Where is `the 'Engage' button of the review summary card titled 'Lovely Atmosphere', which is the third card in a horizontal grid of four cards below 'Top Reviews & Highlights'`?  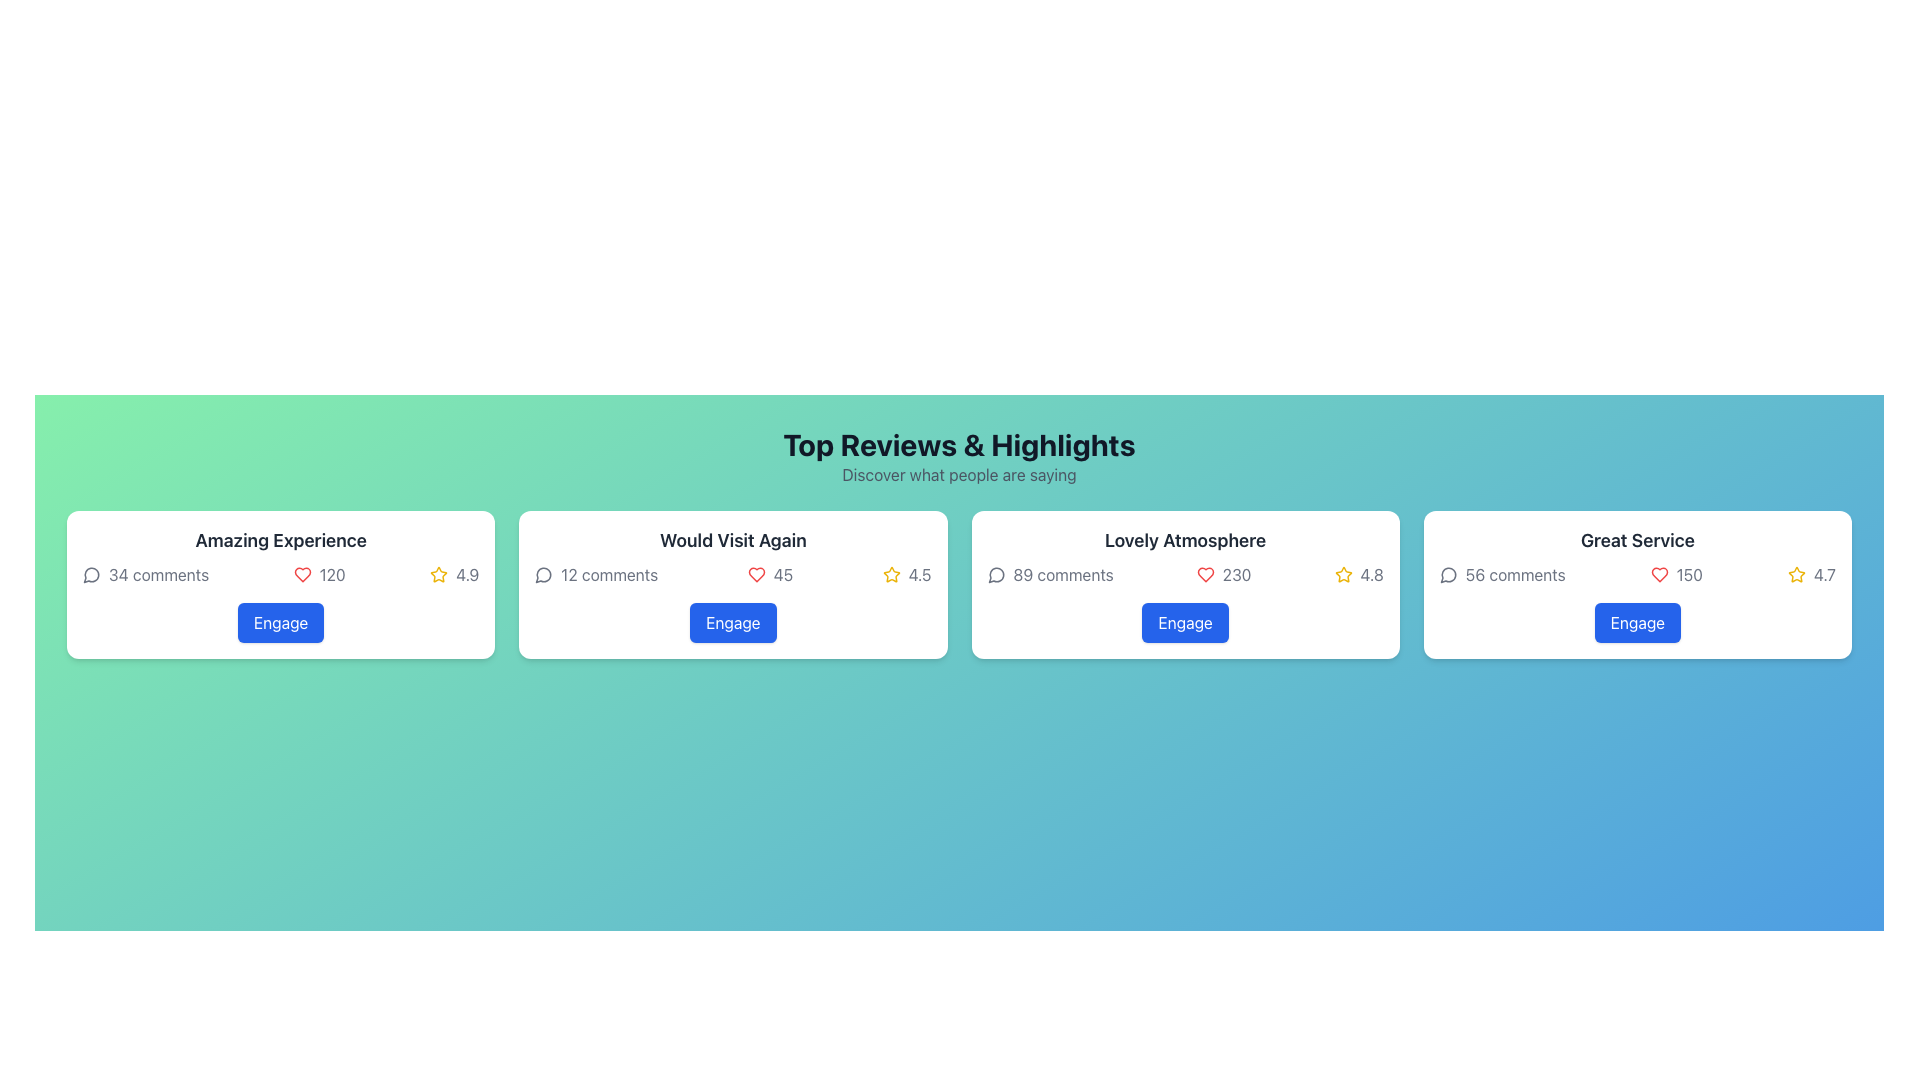
the 'Engage' button of the review summary card titled 'Lovely Atmosphere', which is the third card in a horizontal grid of four cards below 'Top Reviews & Highlights' is located at coordinates (1185, 585).